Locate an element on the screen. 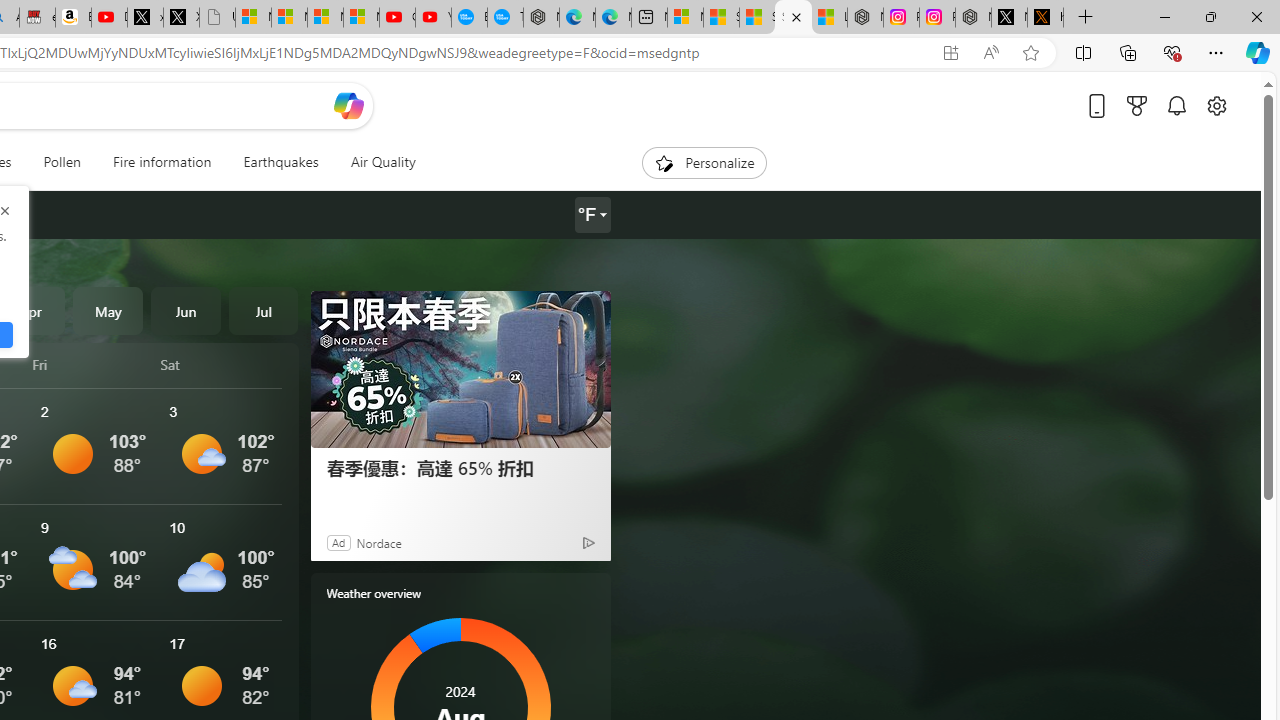 The image size is (1280, 720). 'Pollen' is located at coordinates (62, 162).